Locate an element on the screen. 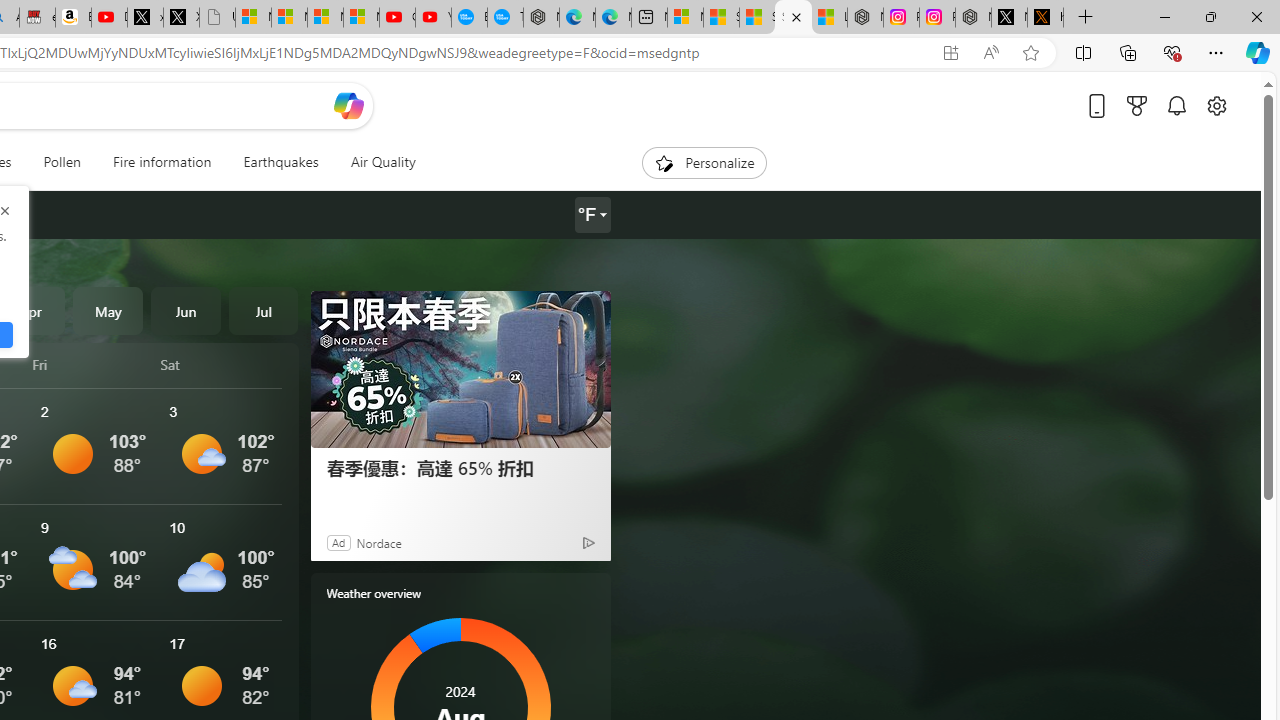 The image size is (1280, 720). 'Pollen' is located at coordinates (62, 162).